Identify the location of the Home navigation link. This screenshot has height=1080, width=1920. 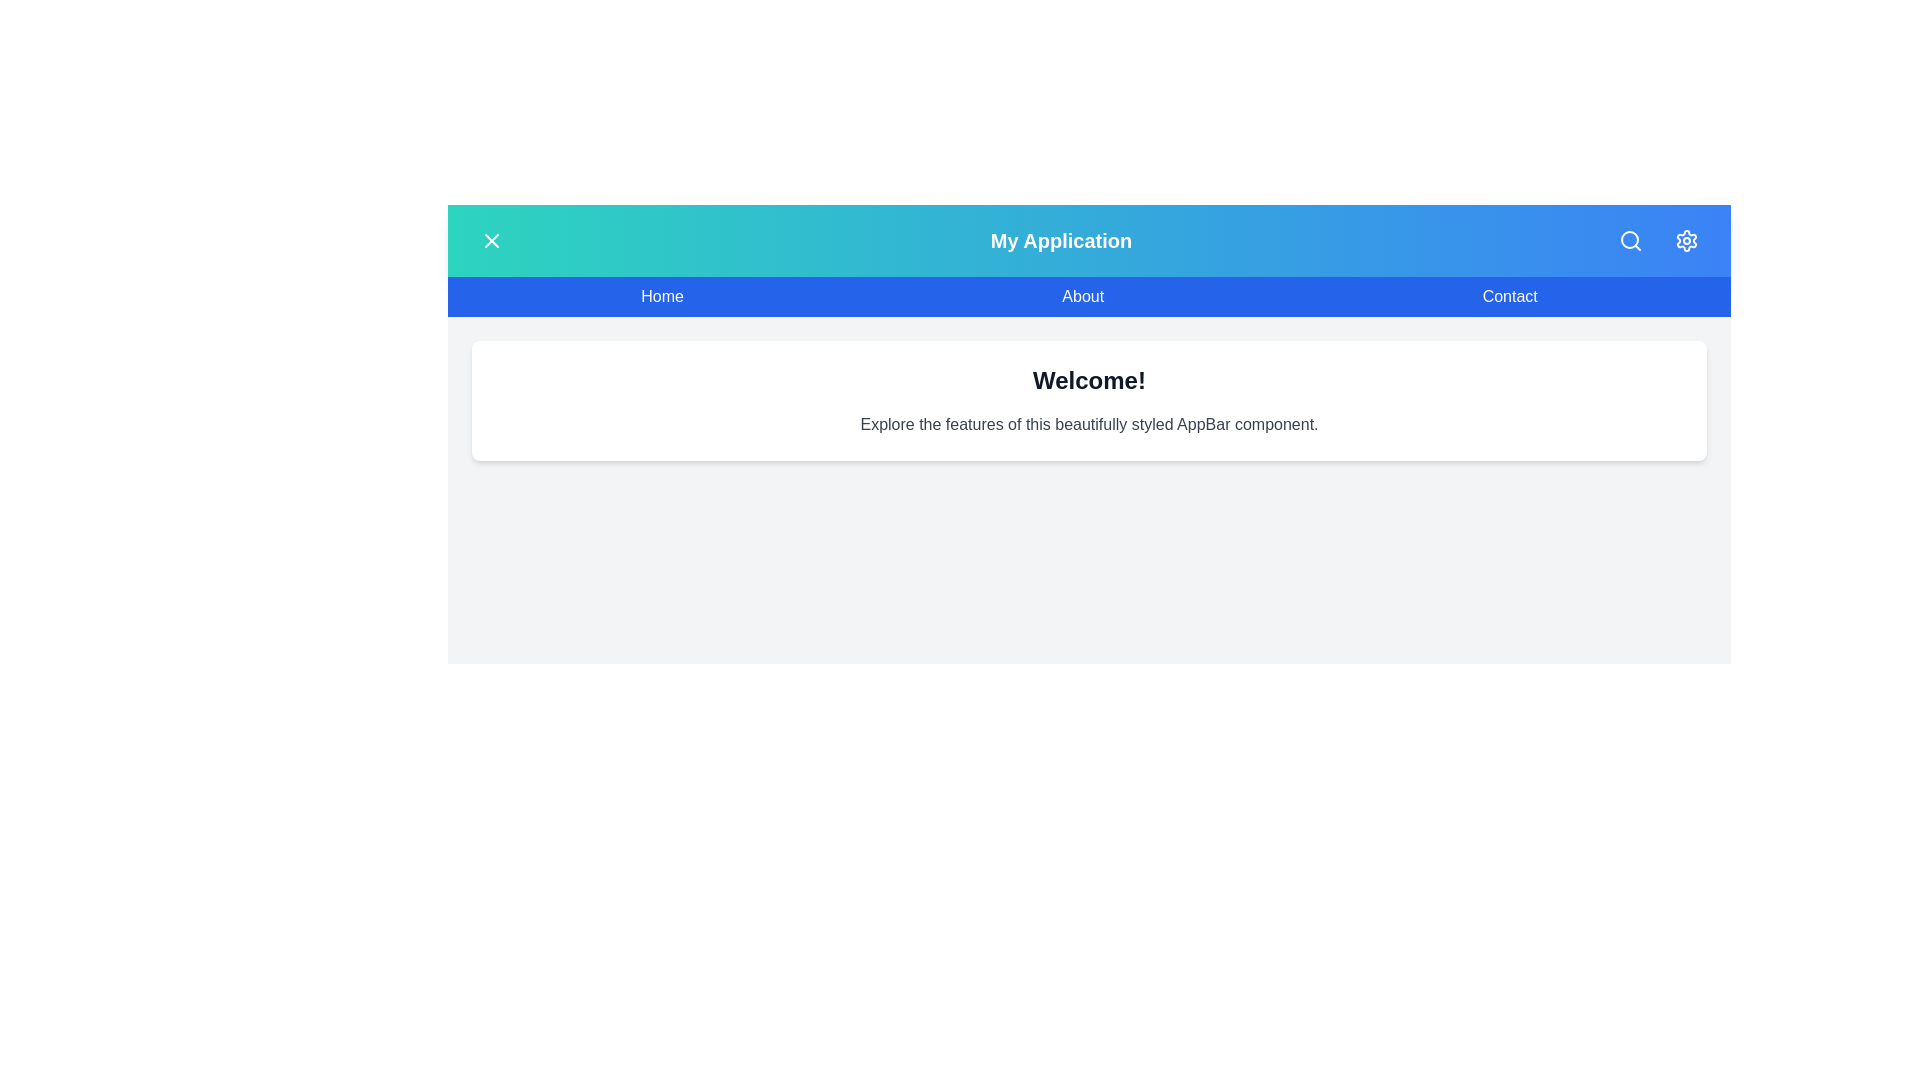
(662, 297).